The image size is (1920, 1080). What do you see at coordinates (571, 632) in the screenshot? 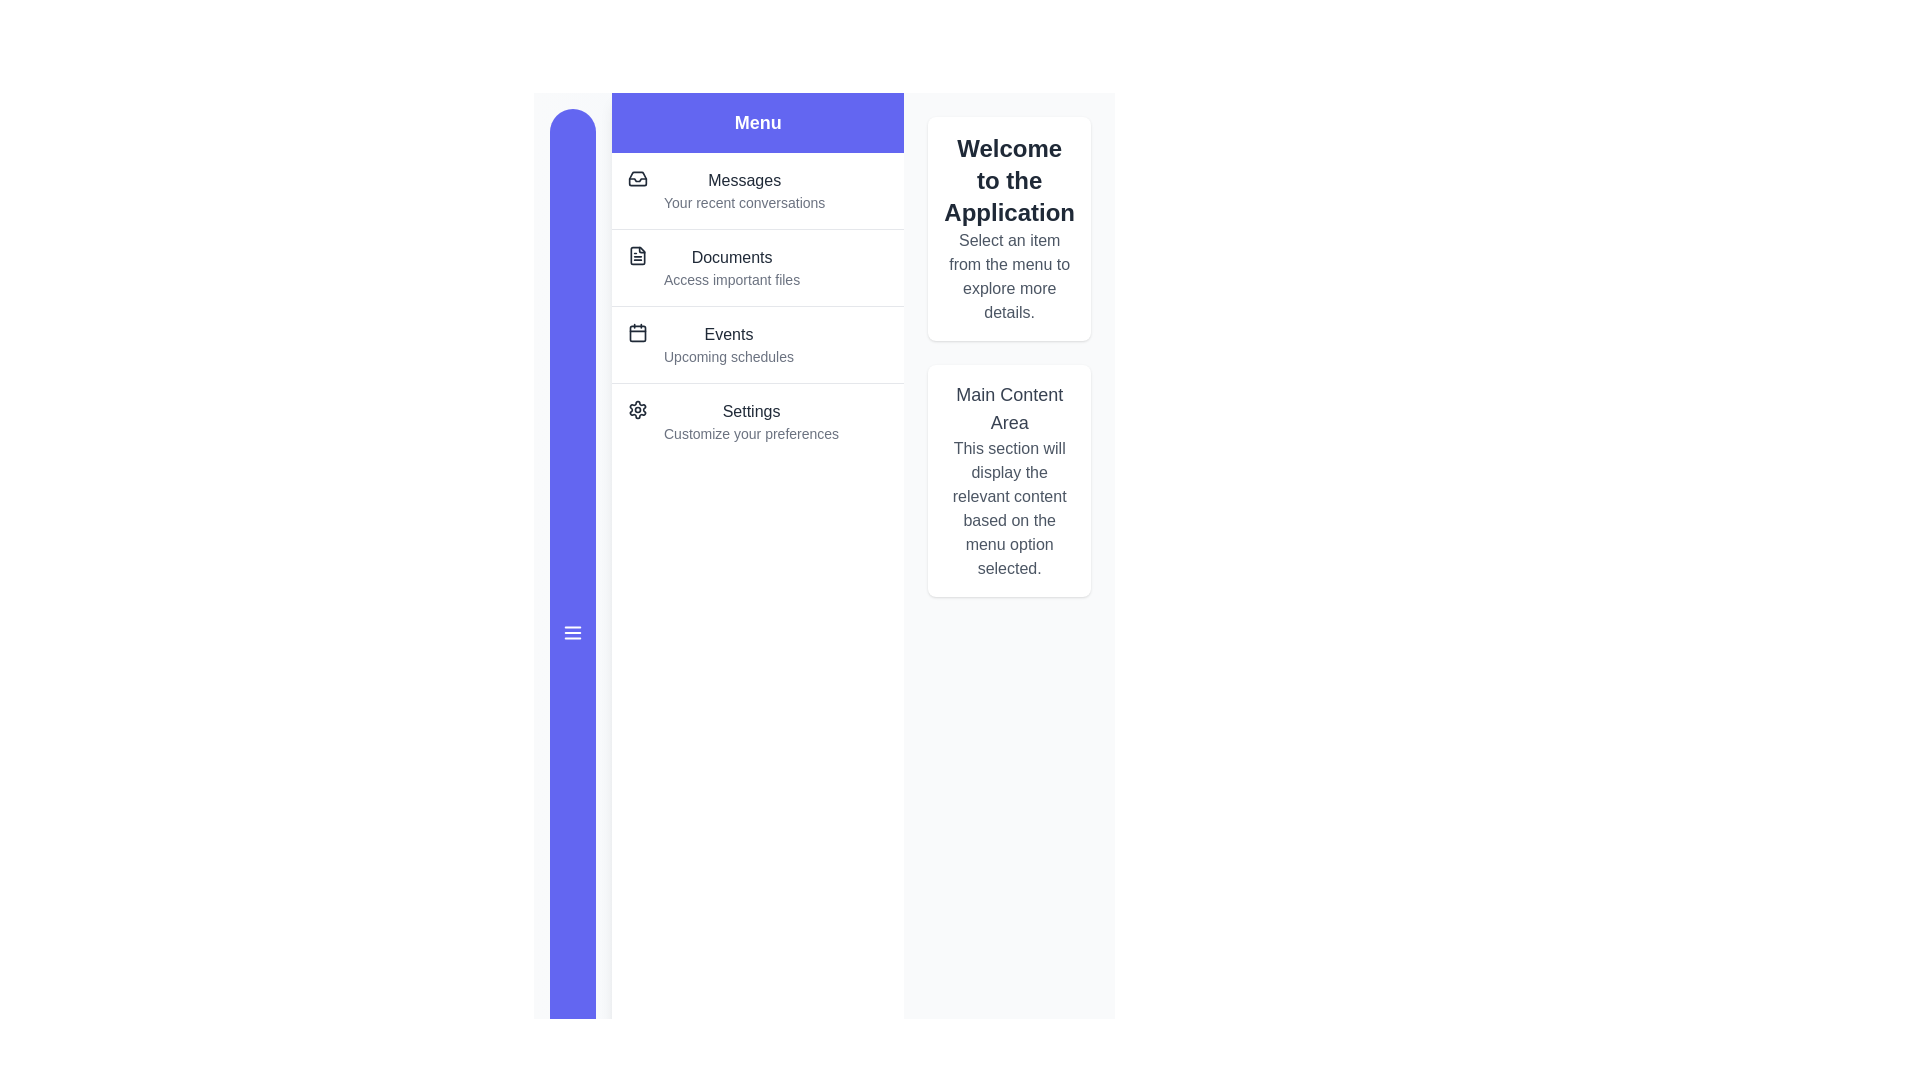
I see `the button to toggle the visibility of the drawer menu` at bounding box center [571, 632].